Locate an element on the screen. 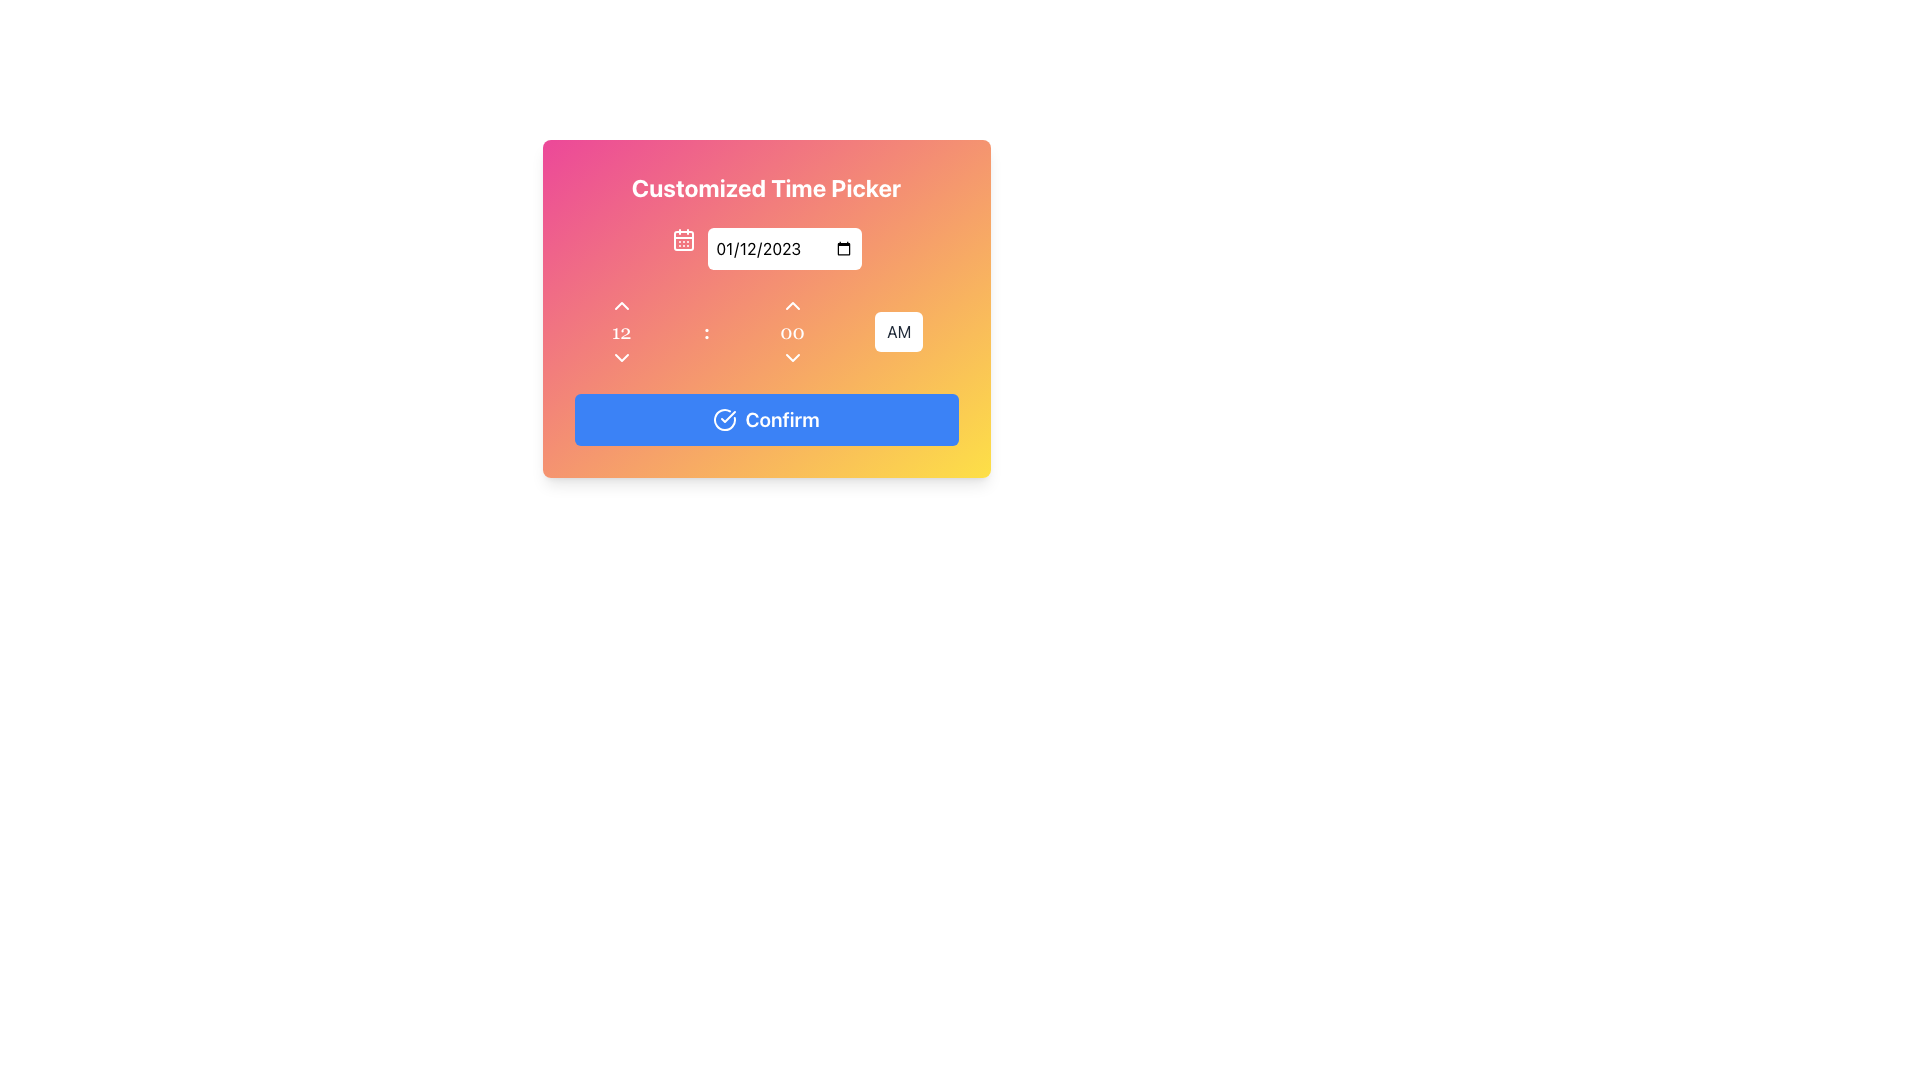 The width and height of the screenshot is (1920, 1080). the central rounded square inside the calendar icon, which is situated to the left of the date input field labeled '01/12/2023' is located at coordinates (683, 239).